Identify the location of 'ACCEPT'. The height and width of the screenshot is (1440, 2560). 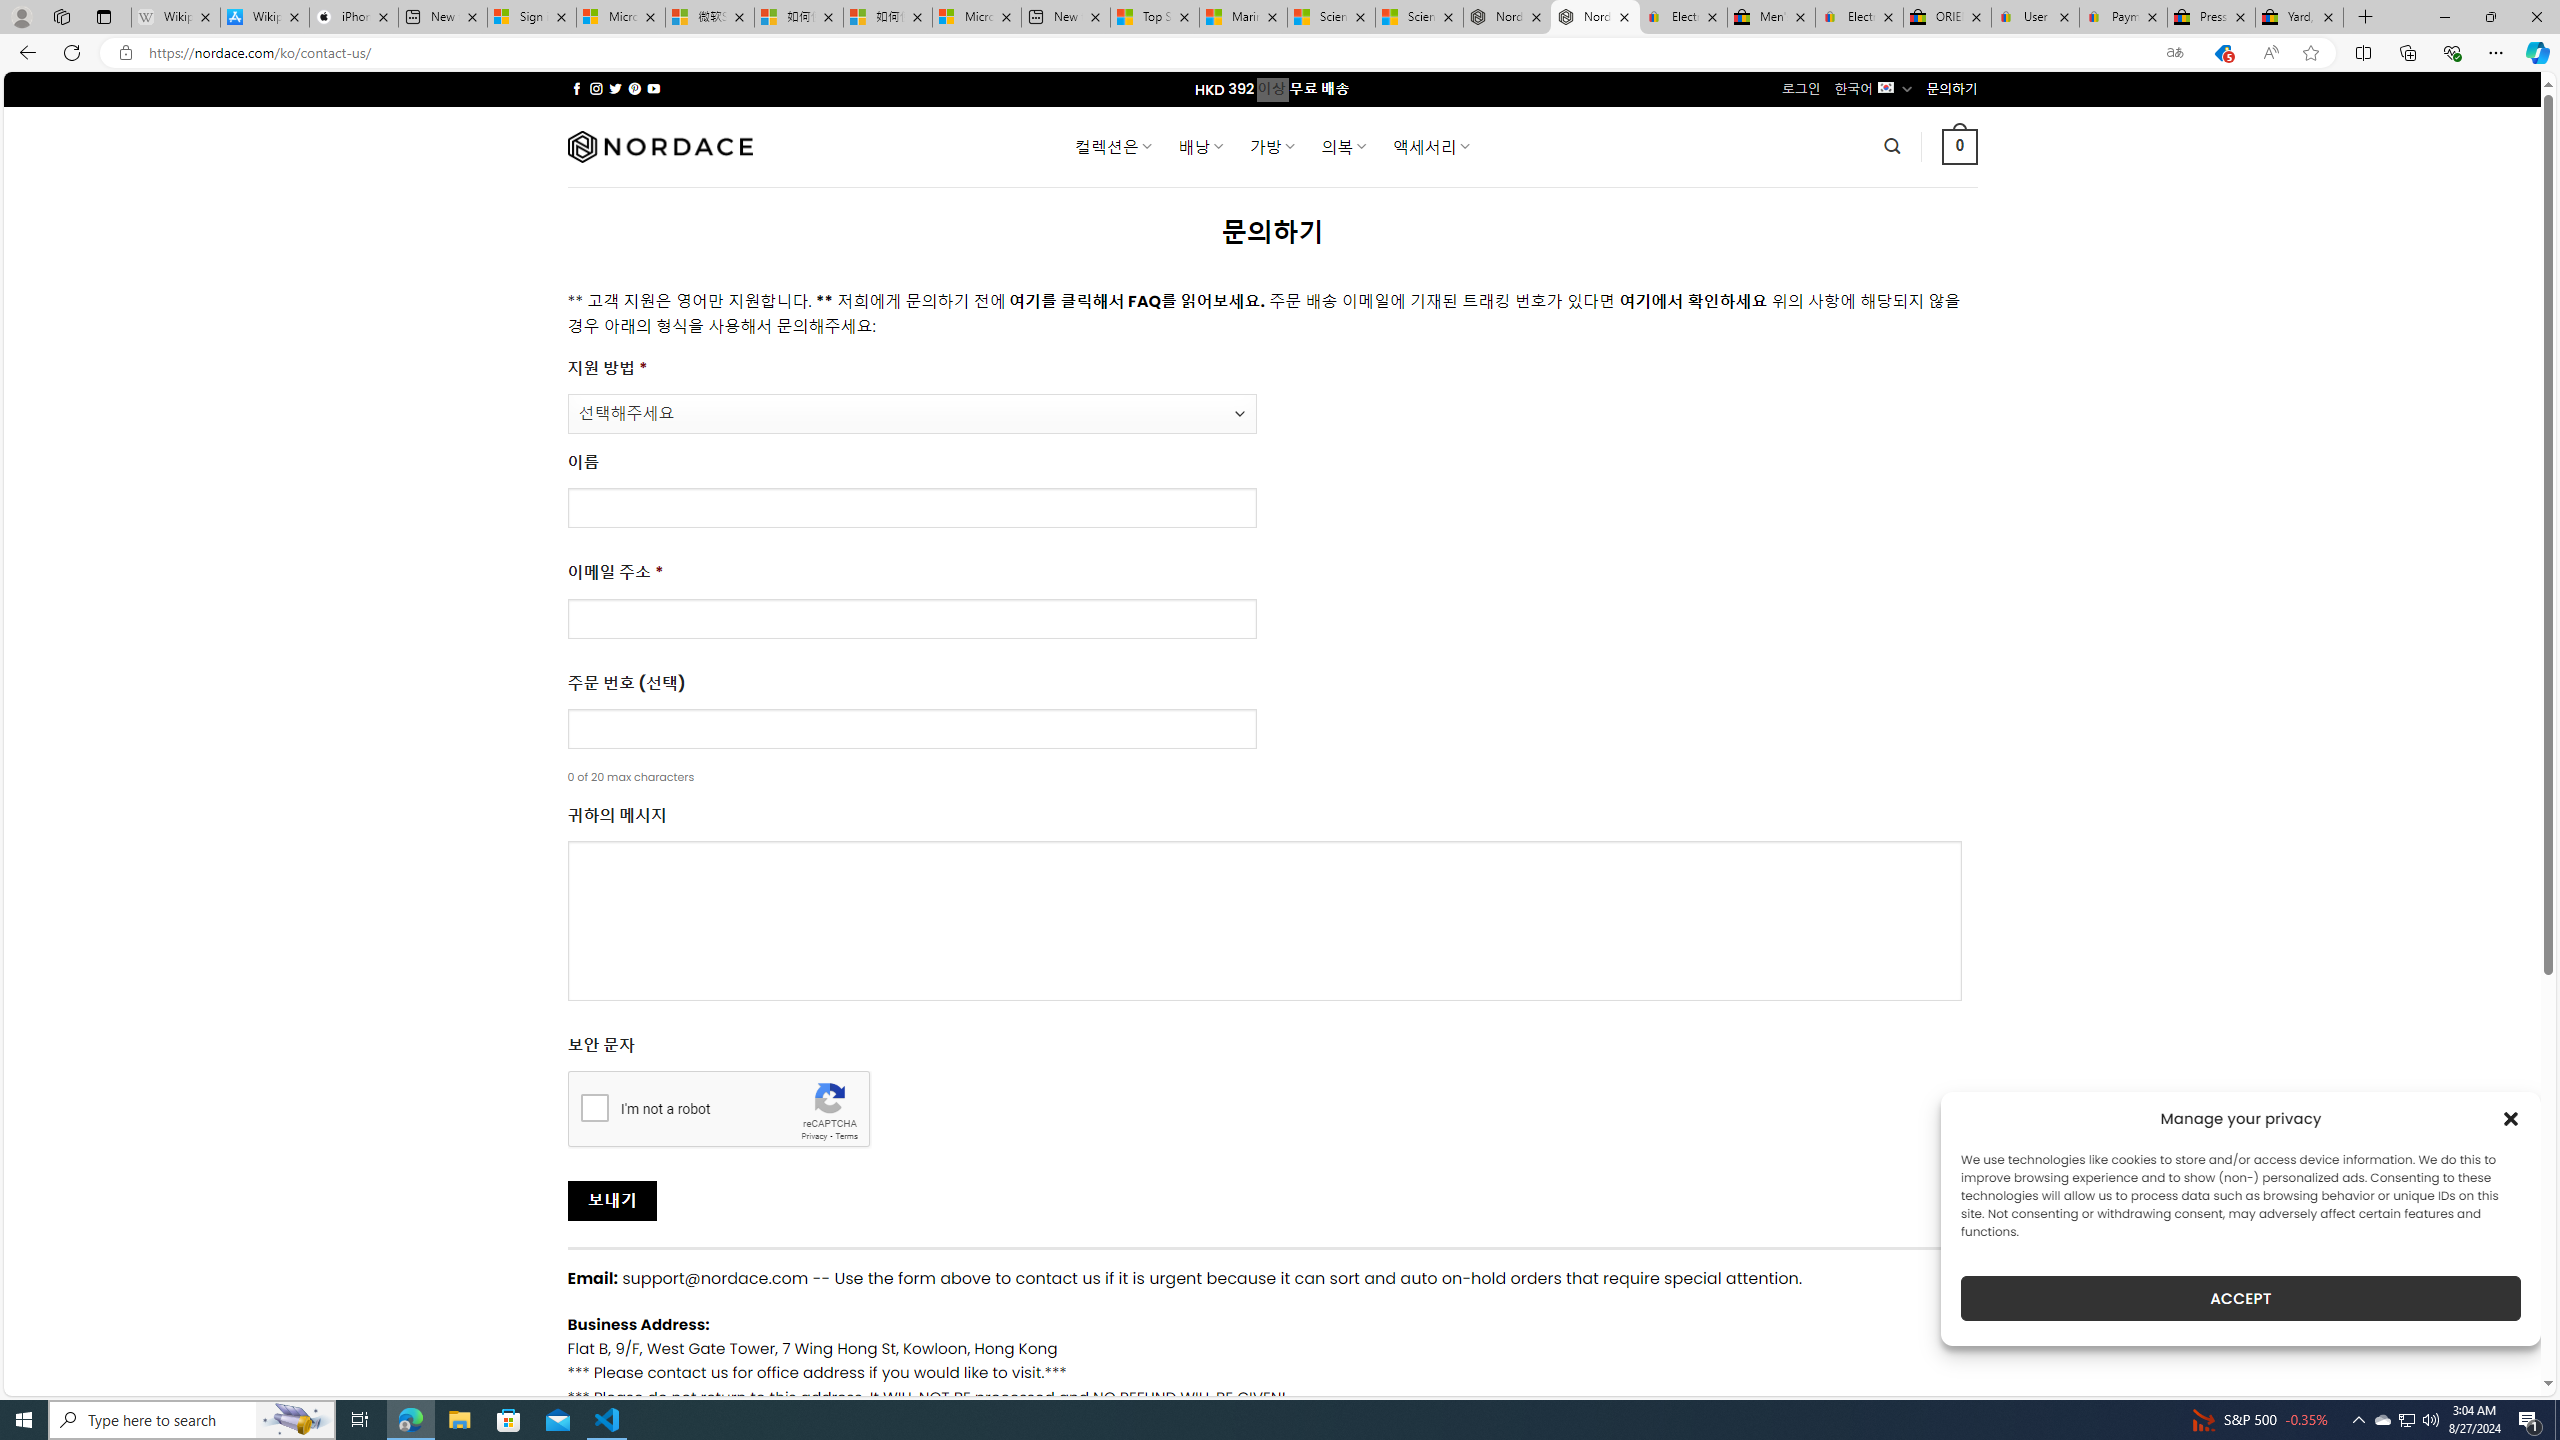
(2241, 1298).